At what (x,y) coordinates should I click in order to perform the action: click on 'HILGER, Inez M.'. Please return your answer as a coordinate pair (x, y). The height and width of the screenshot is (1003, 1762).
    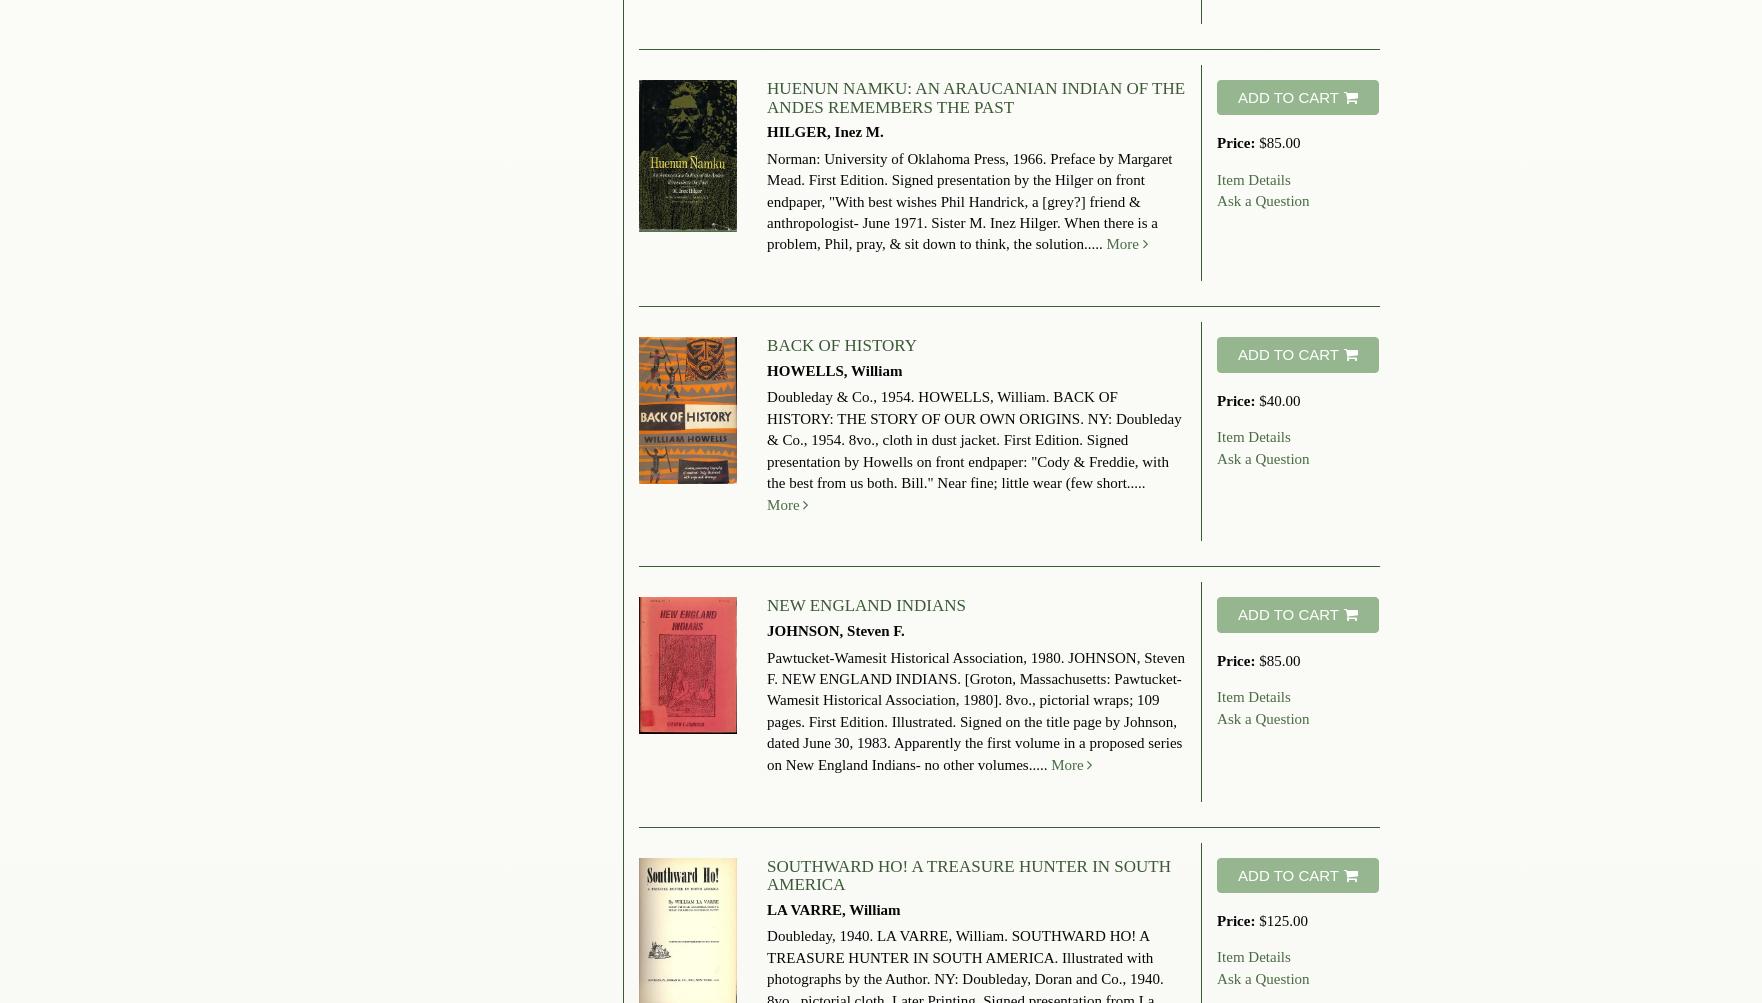
    Looking at the image, I should click on (765, 130).